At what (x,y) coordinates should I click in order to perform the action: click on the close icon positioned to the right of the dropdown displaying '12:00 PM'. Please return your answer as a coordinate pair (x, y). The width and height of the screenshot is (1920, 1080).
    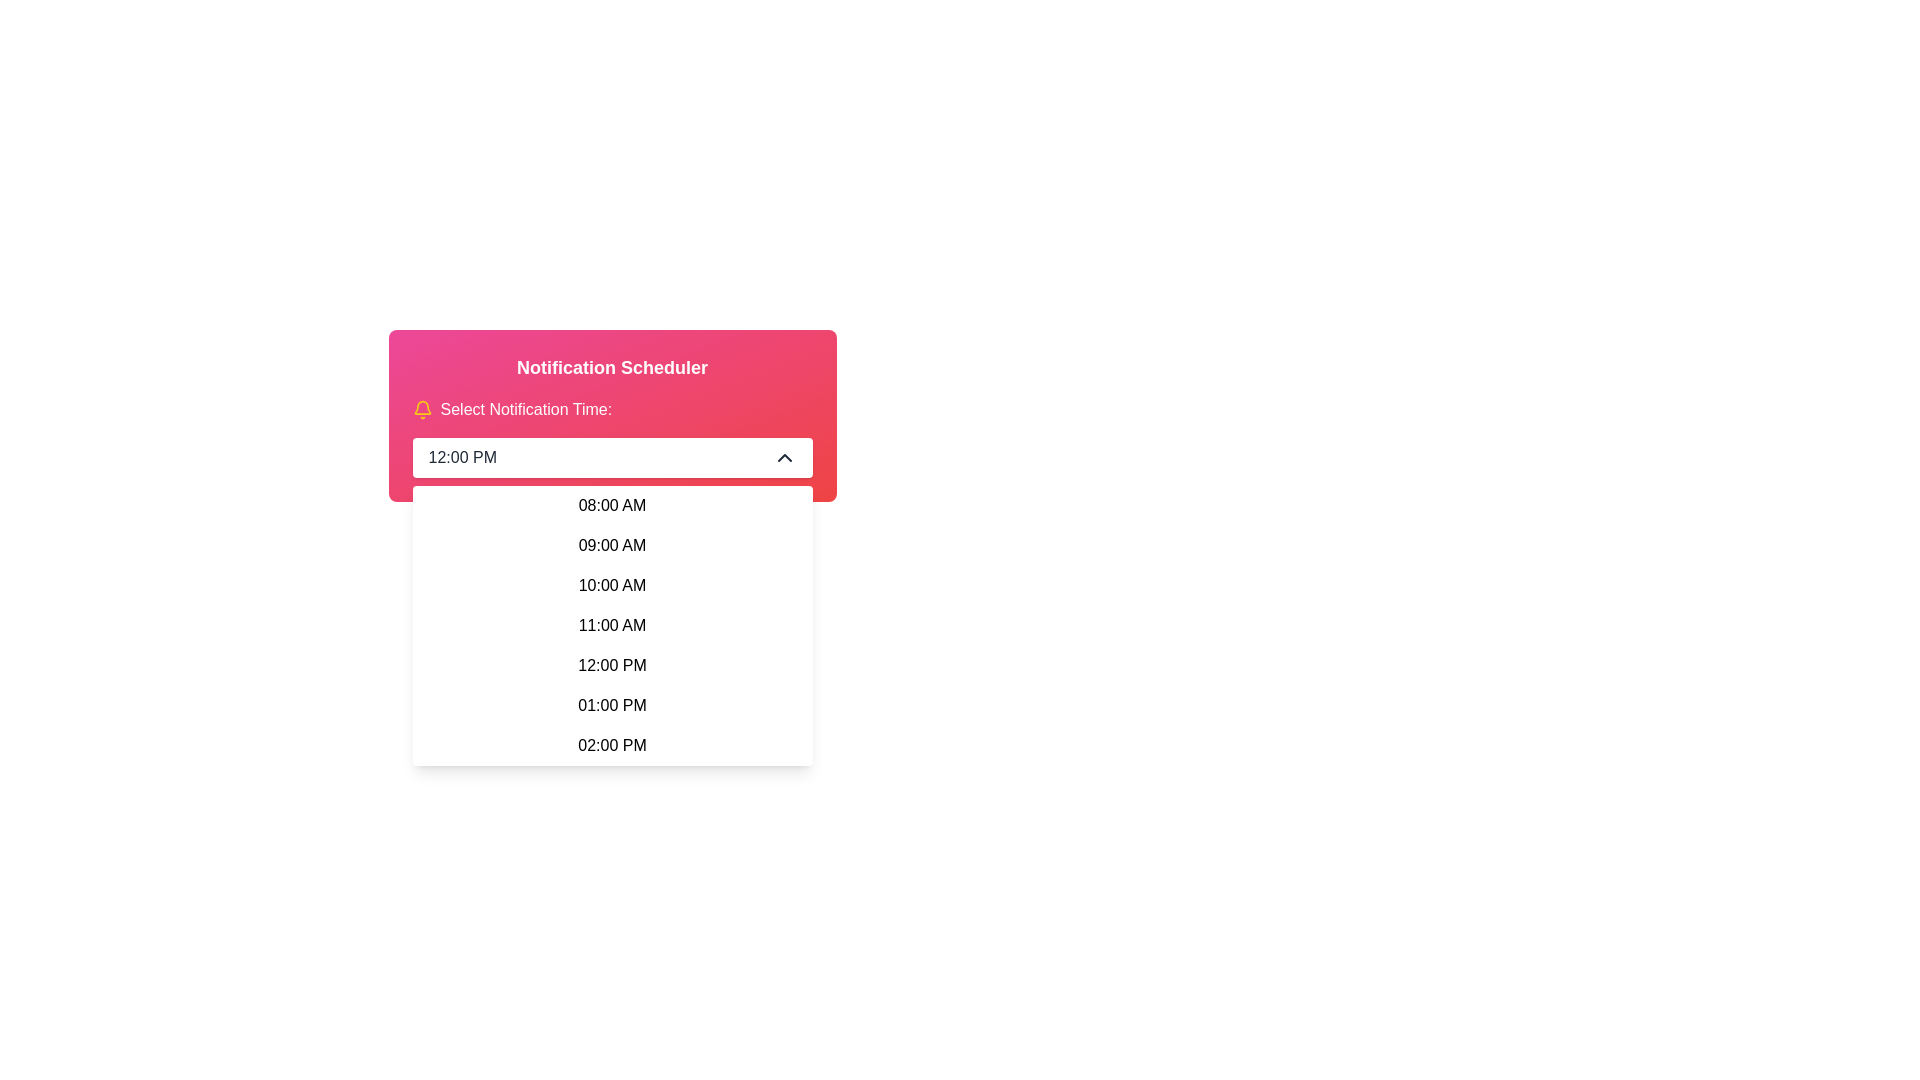
    Looking at the image, I should click on (783, 458).